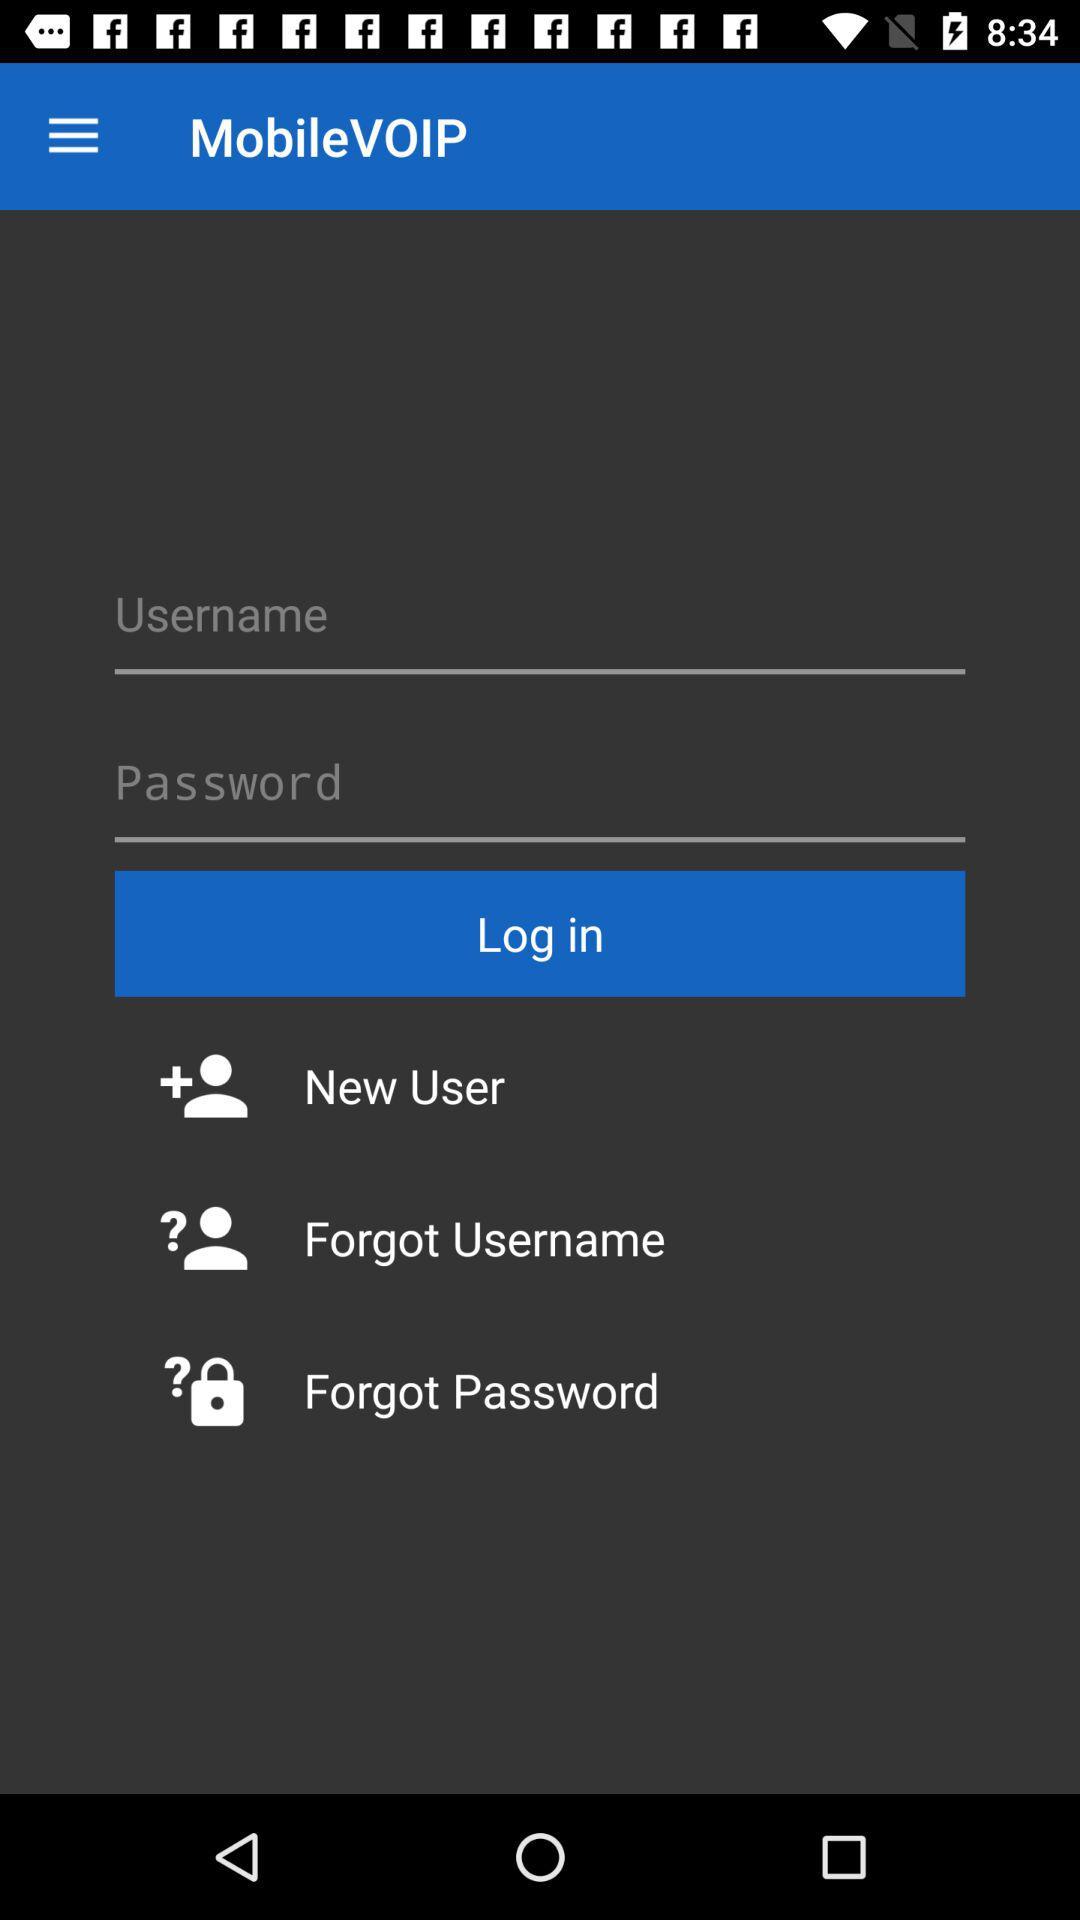 This screenshot has height=1920, width=1080. What do you see at coordinates (540, 1084) in the screenshot?
I see `new user` at bounding box center [540, 1084].